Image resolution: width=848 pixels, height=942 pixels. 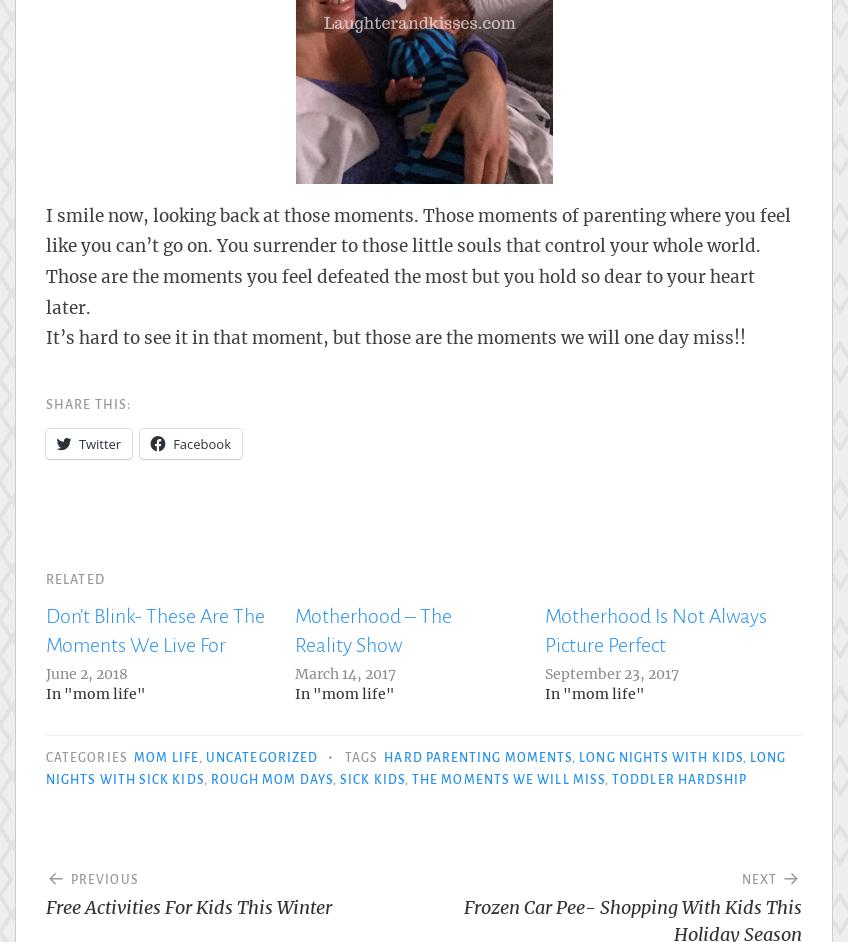 I want to click on 'Tags', so click(x=361, y=756).